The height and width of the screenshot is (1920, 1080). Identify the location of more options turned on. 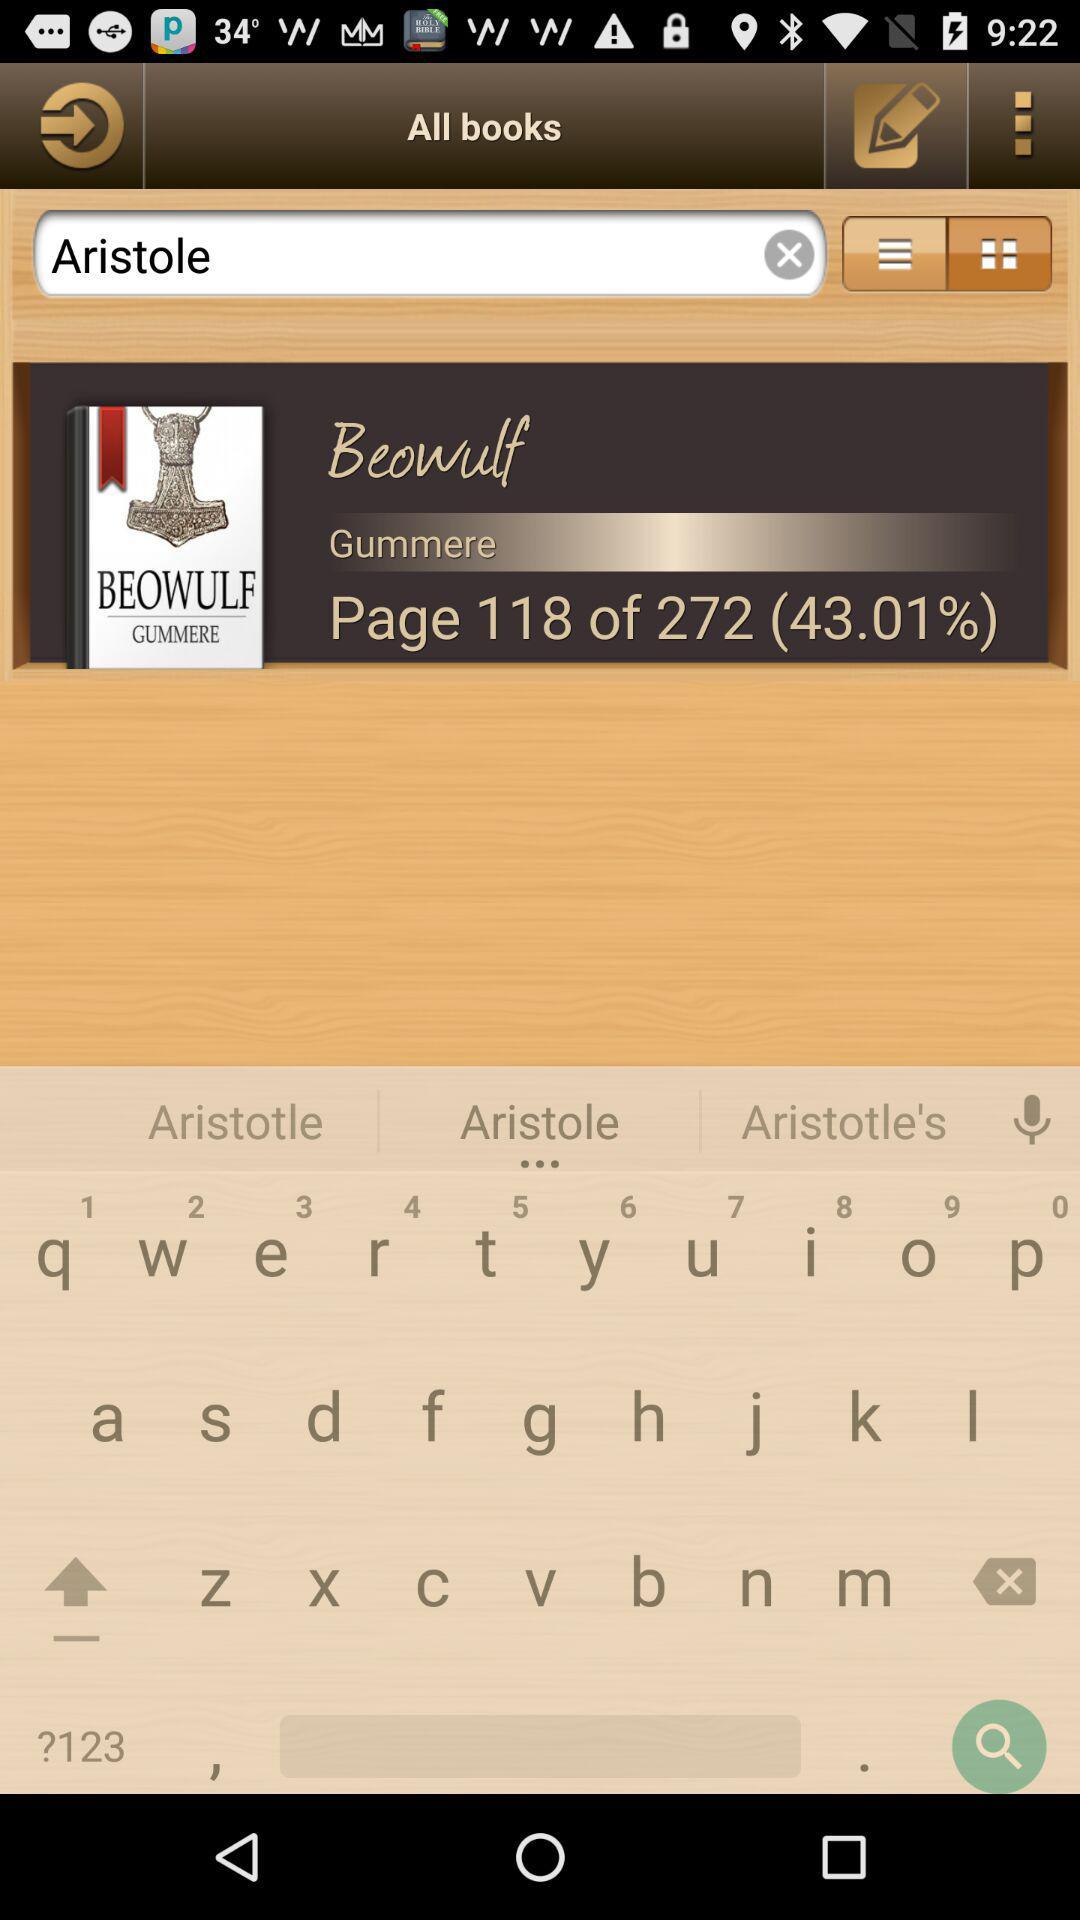
(893, 253).